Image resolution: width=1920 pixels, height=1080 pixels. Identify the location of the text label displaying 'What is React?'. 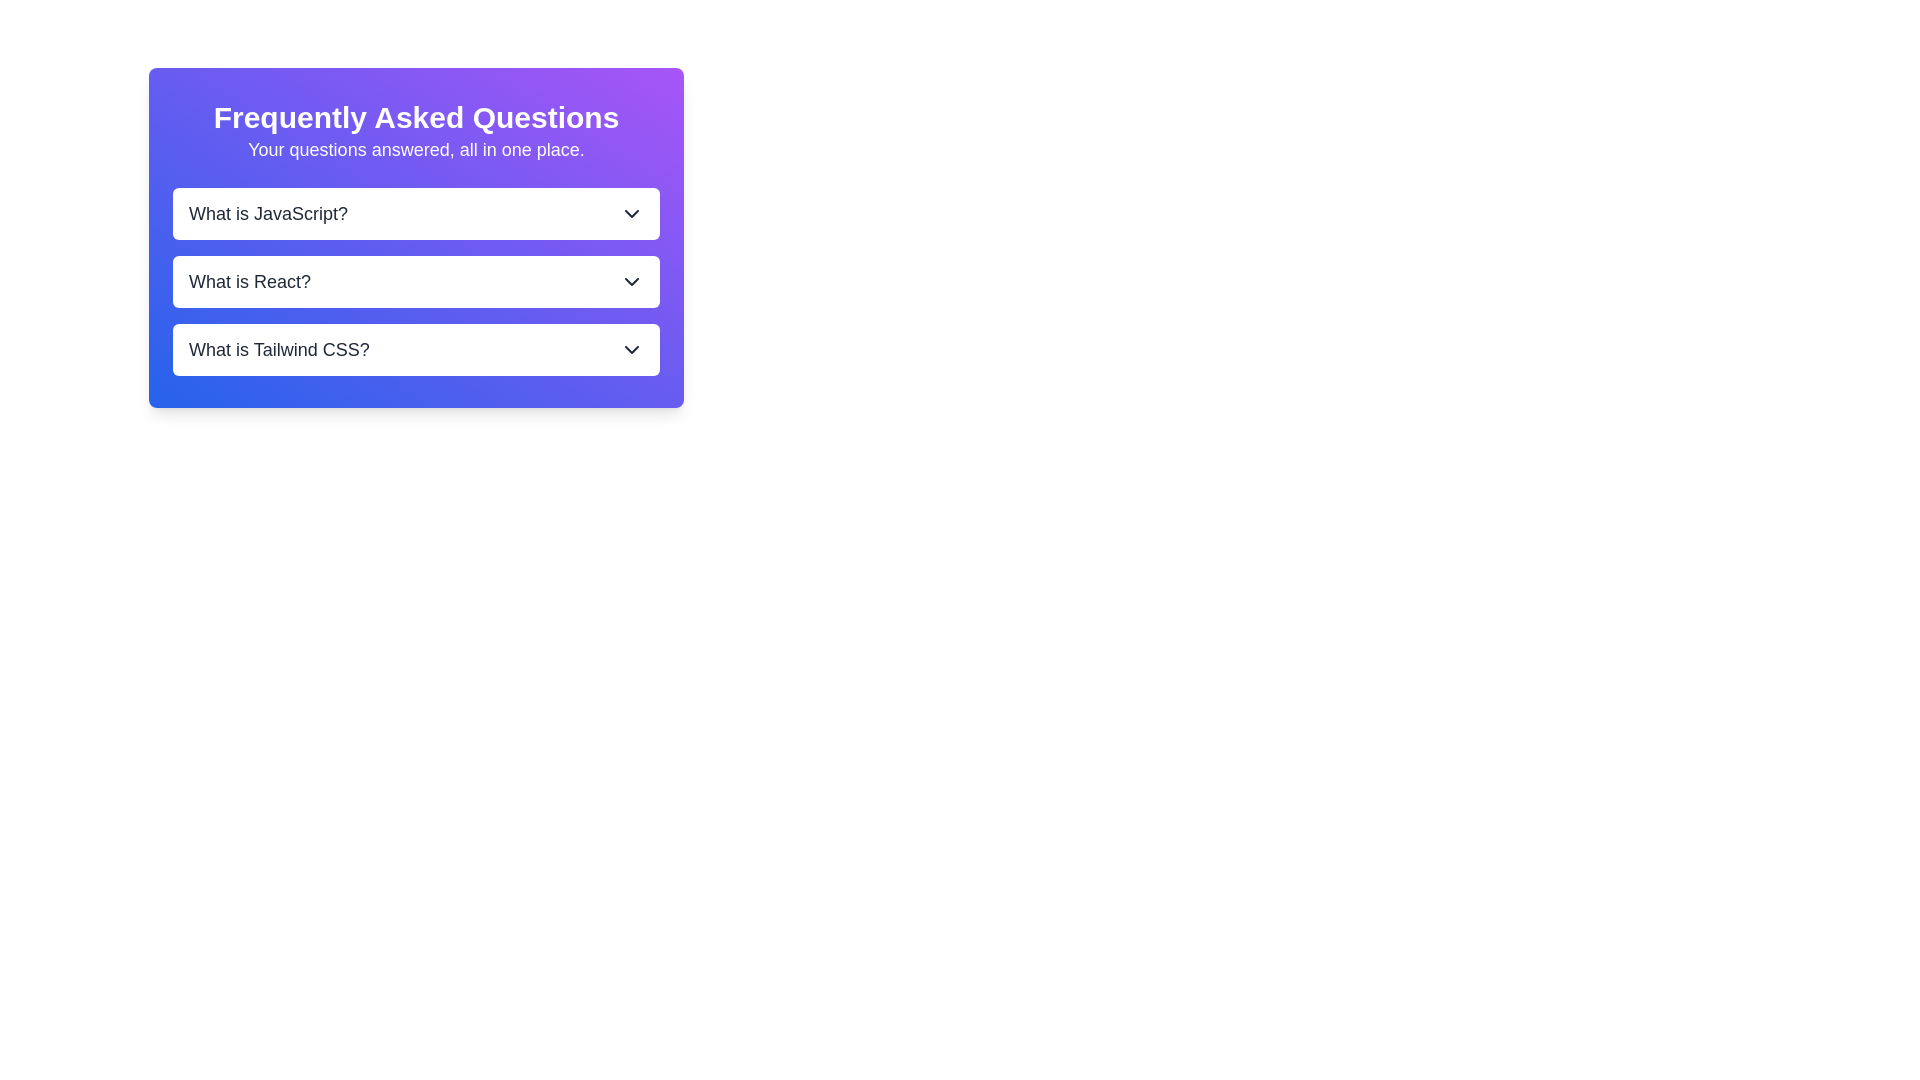
(248, 281).